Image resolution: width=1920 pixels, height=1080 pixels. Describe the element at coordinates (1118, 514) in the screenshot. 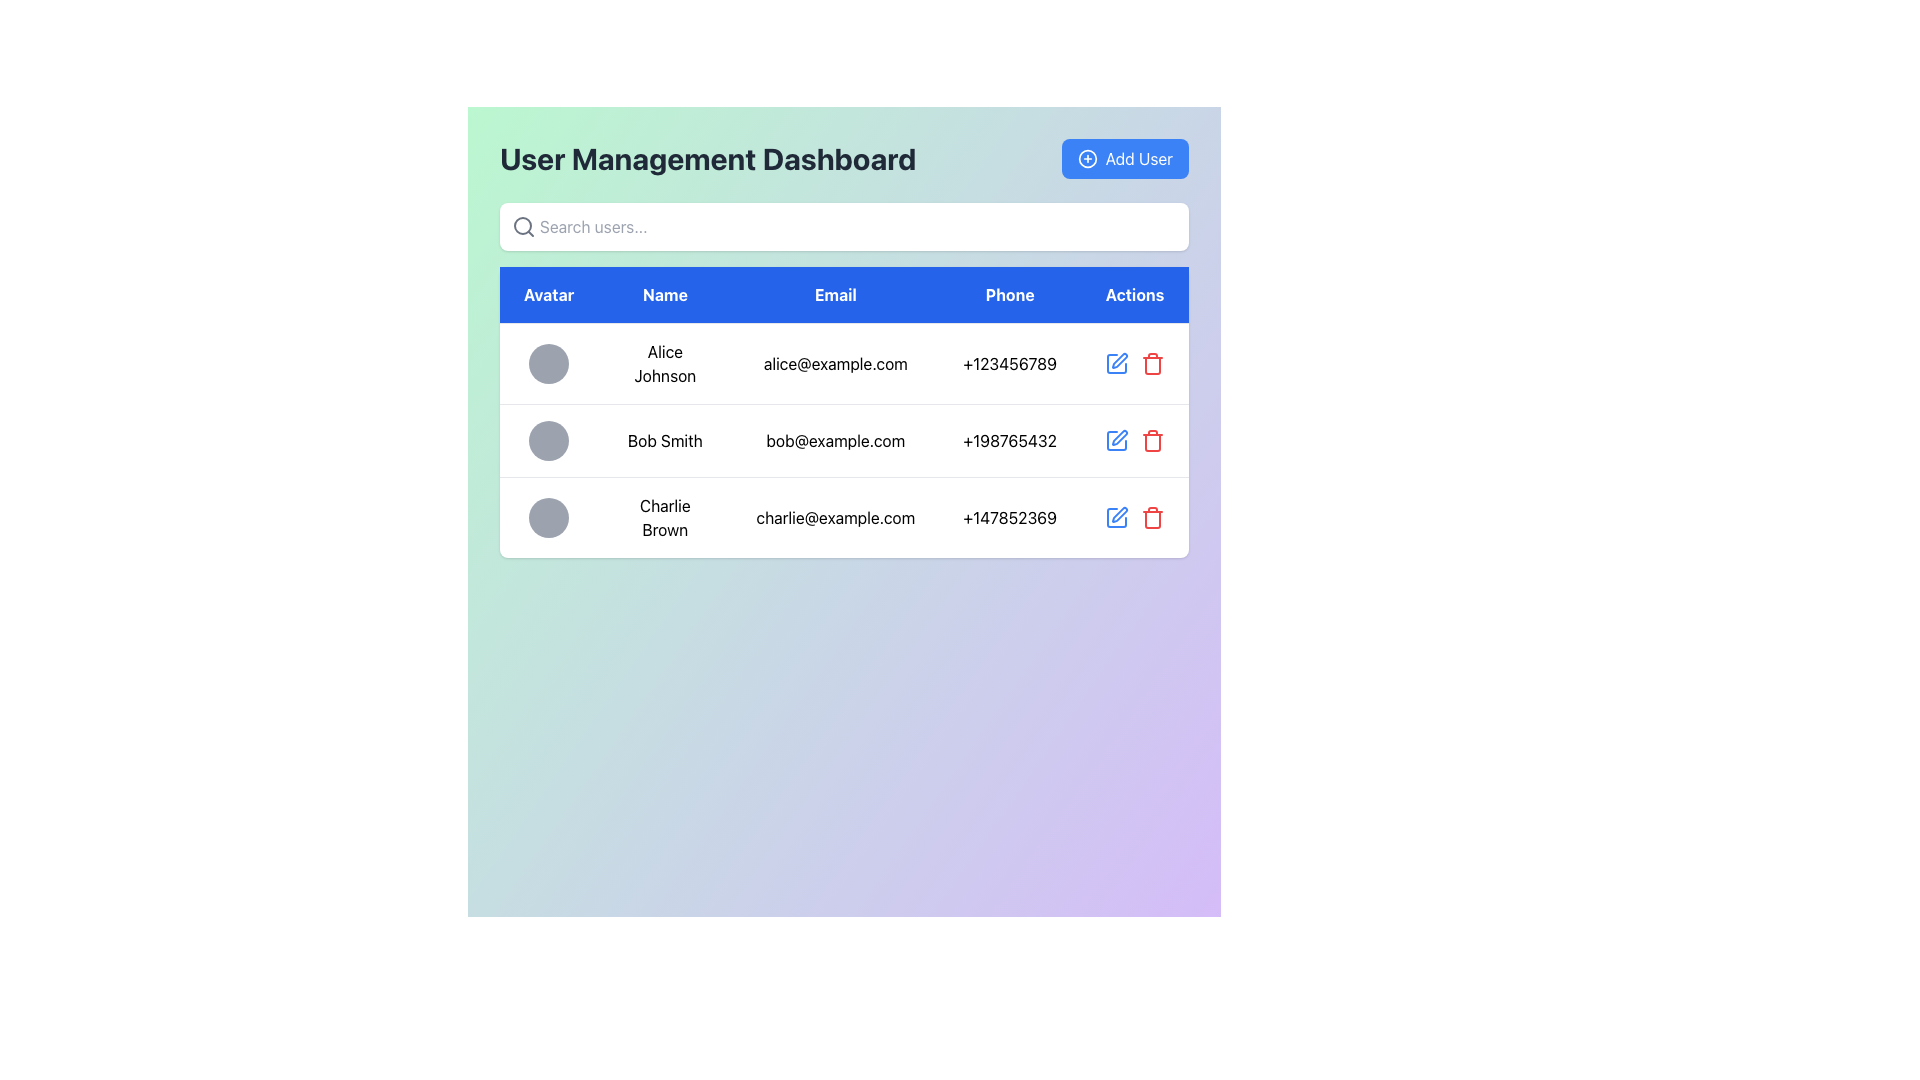

I see `the edit icon associated with the user Charlie Brown in the Actions column of the table` at that location.